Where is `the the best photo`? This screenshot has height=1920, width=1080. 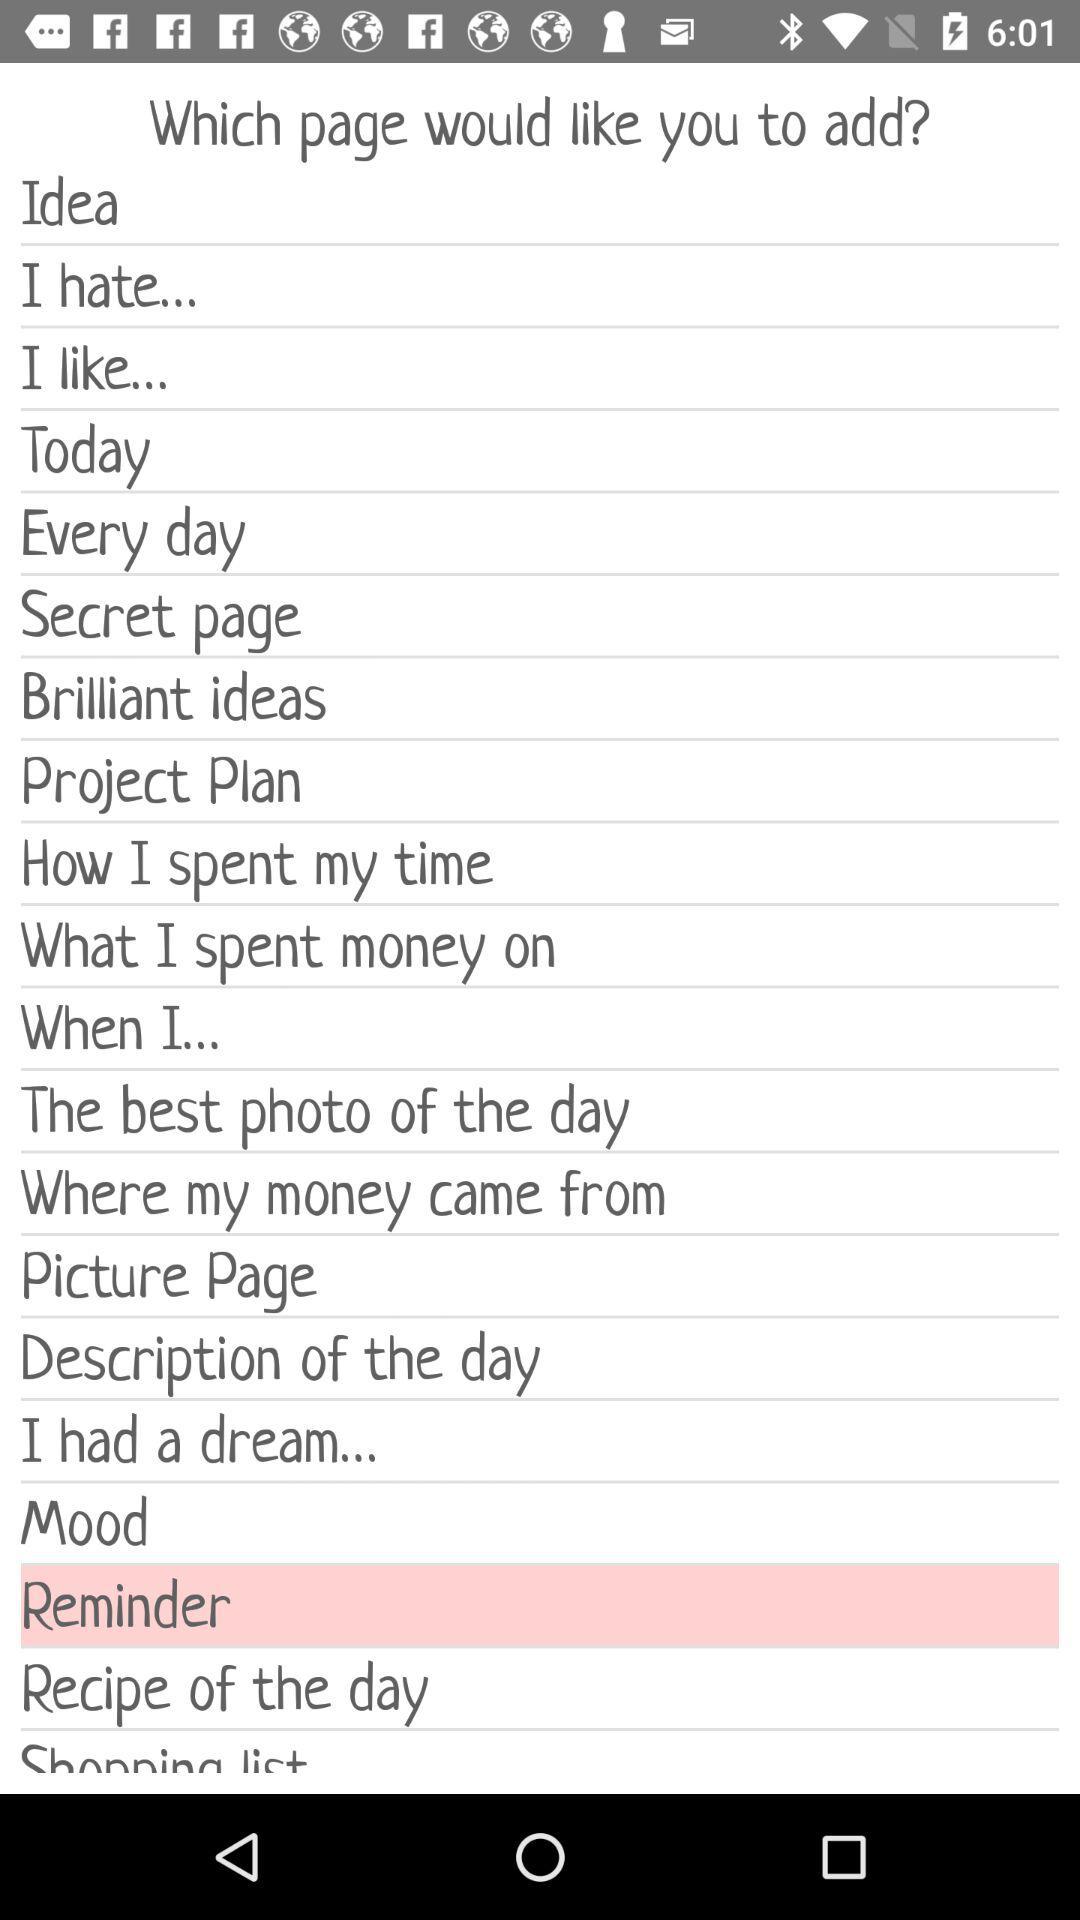
the the best photo is located at coordinates (540, 1109).